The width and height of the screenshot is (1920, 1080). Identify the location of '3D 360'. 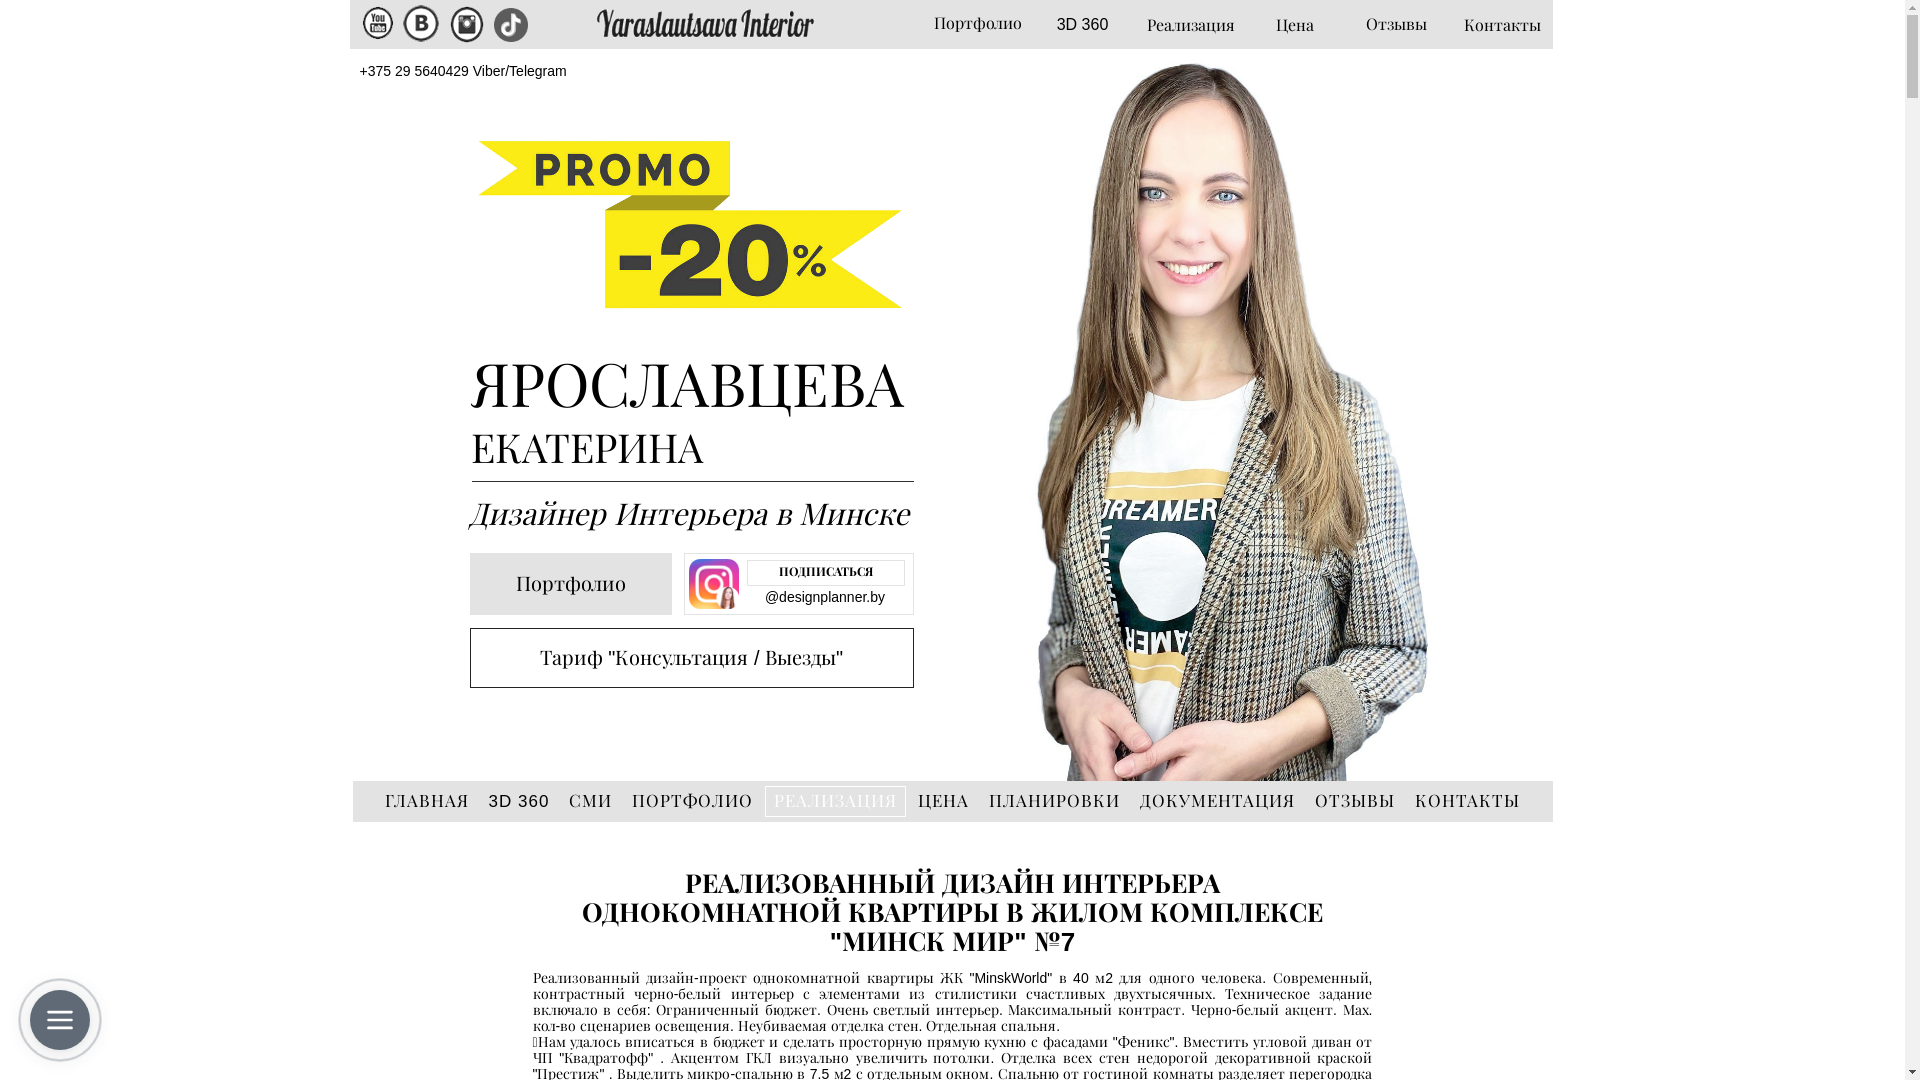
(1080, 25).